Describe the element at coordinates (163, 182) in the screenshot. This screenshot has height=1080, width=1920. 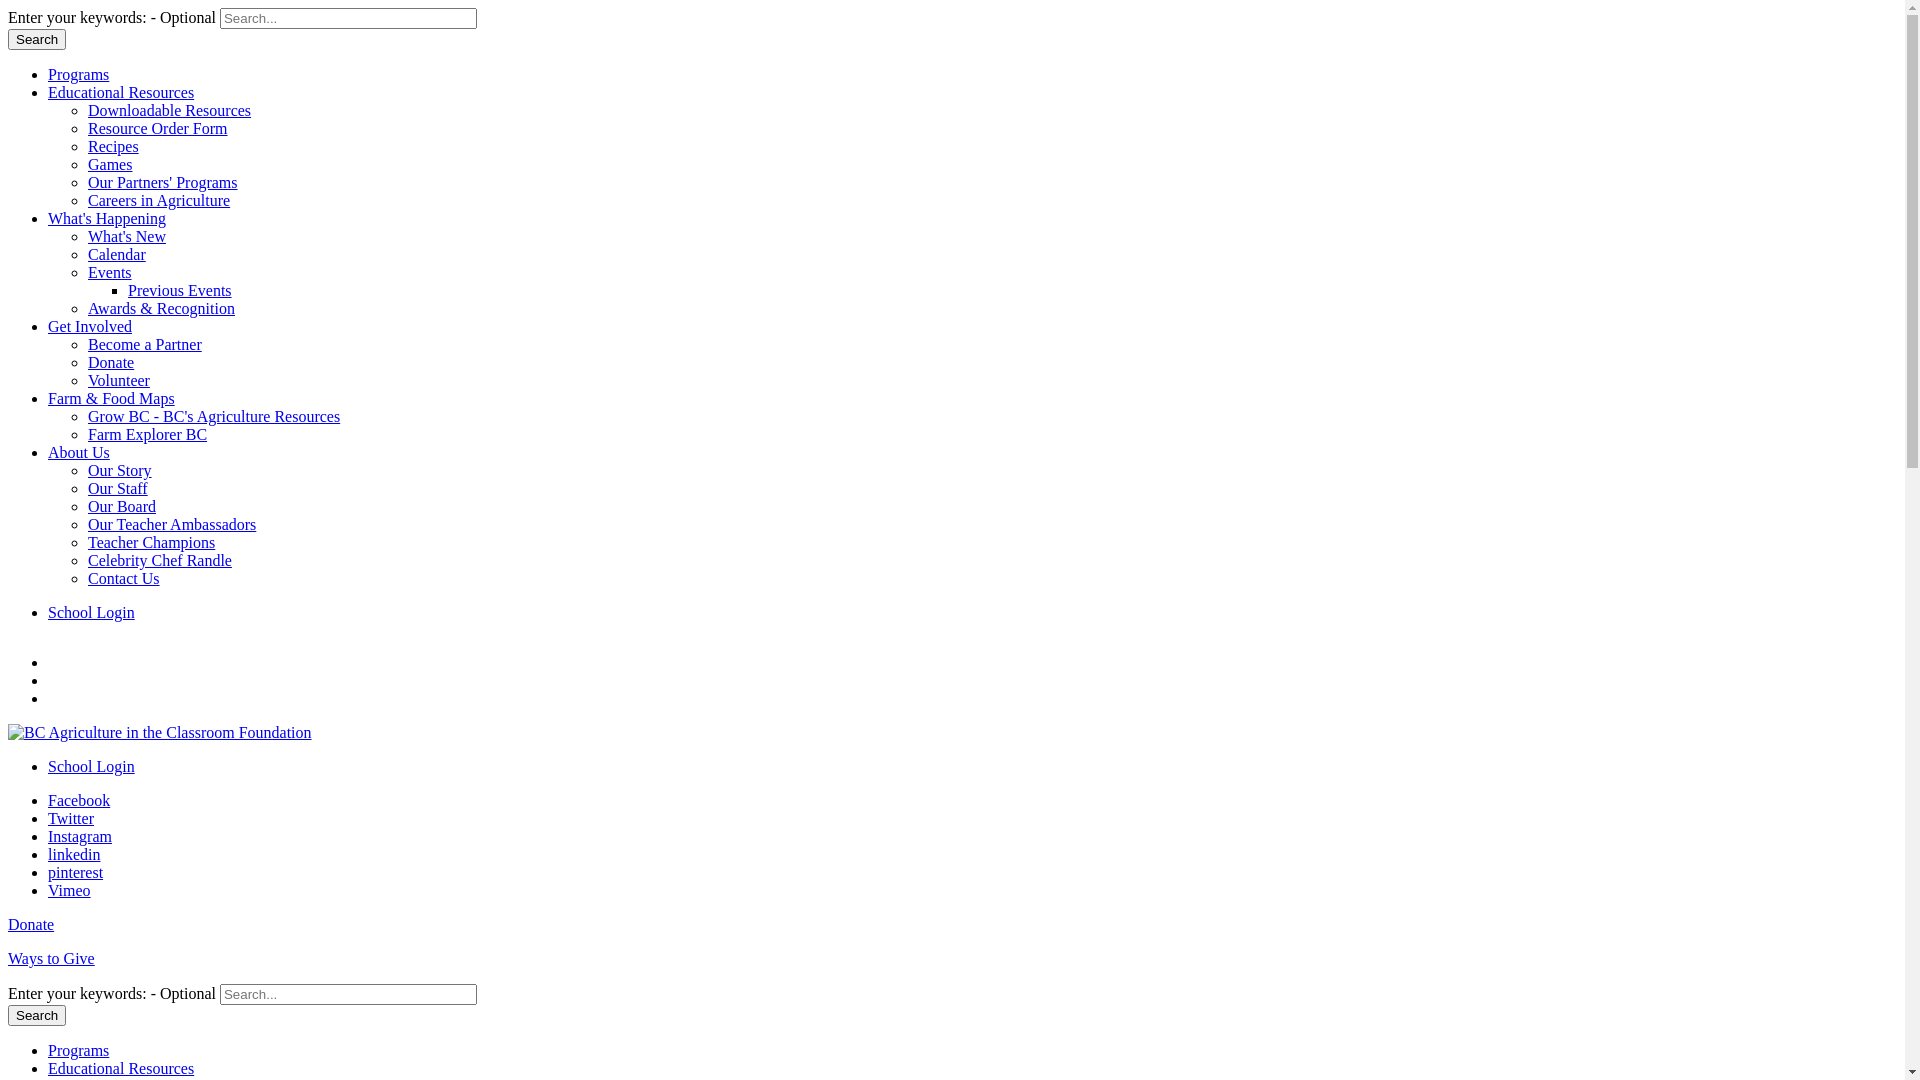
I see `'Our Partners' Programs'` at that location.